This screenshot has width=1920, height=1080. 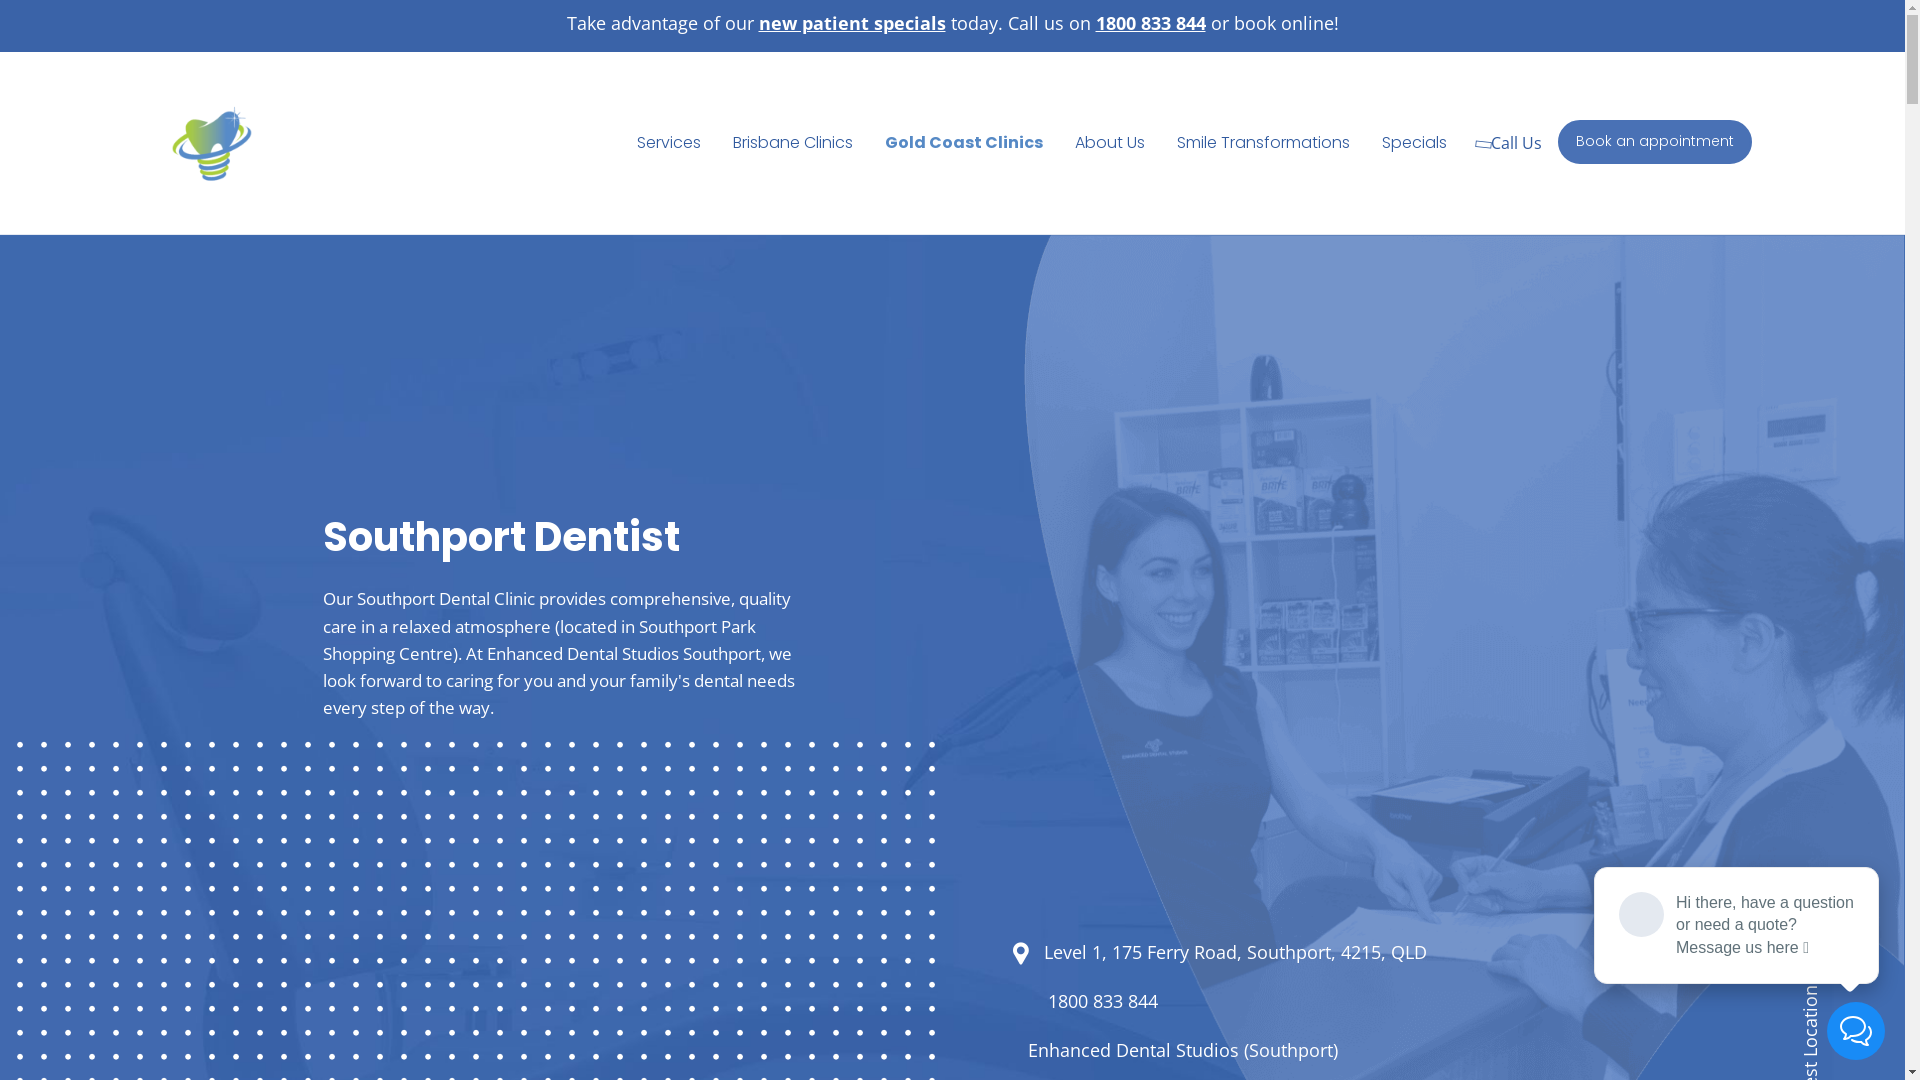 What do you see at coordinates (765, 635) in the screenshot?
I see `'Submit'` at bounding box center [765, 635].